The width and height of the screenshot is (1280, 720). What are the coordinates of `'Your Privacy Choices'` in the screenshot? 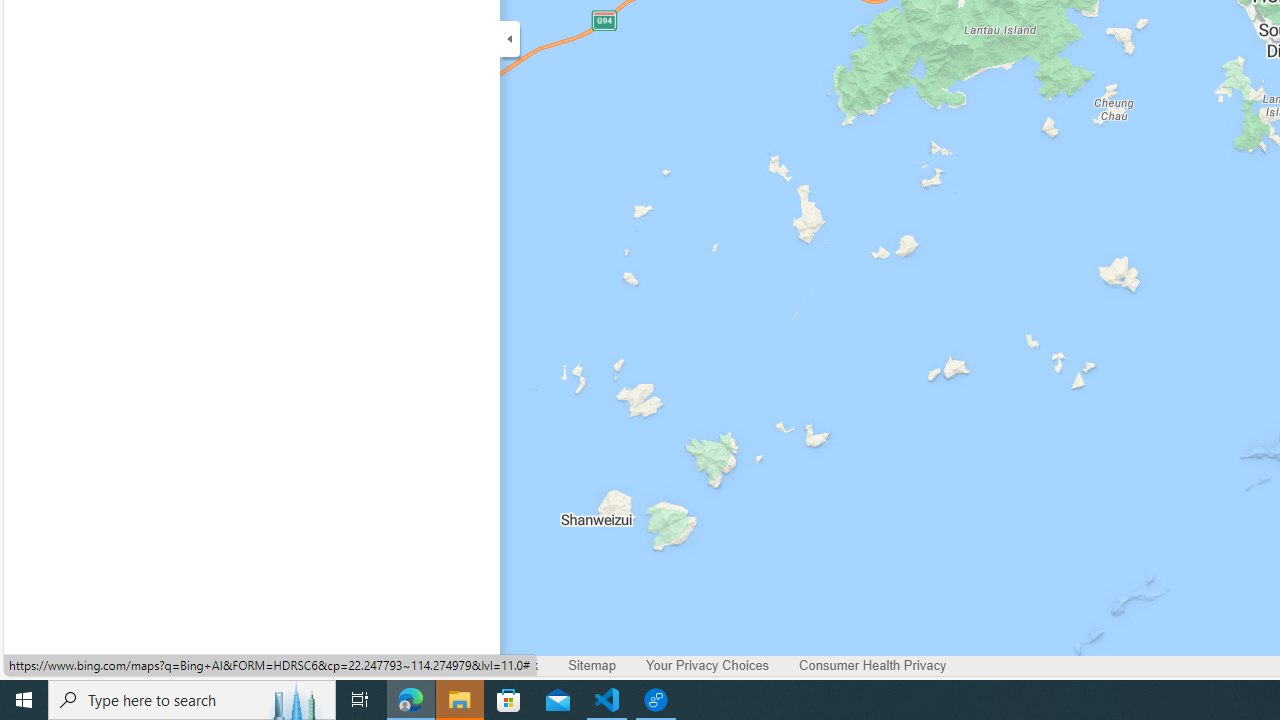 It's located at (707, 666).